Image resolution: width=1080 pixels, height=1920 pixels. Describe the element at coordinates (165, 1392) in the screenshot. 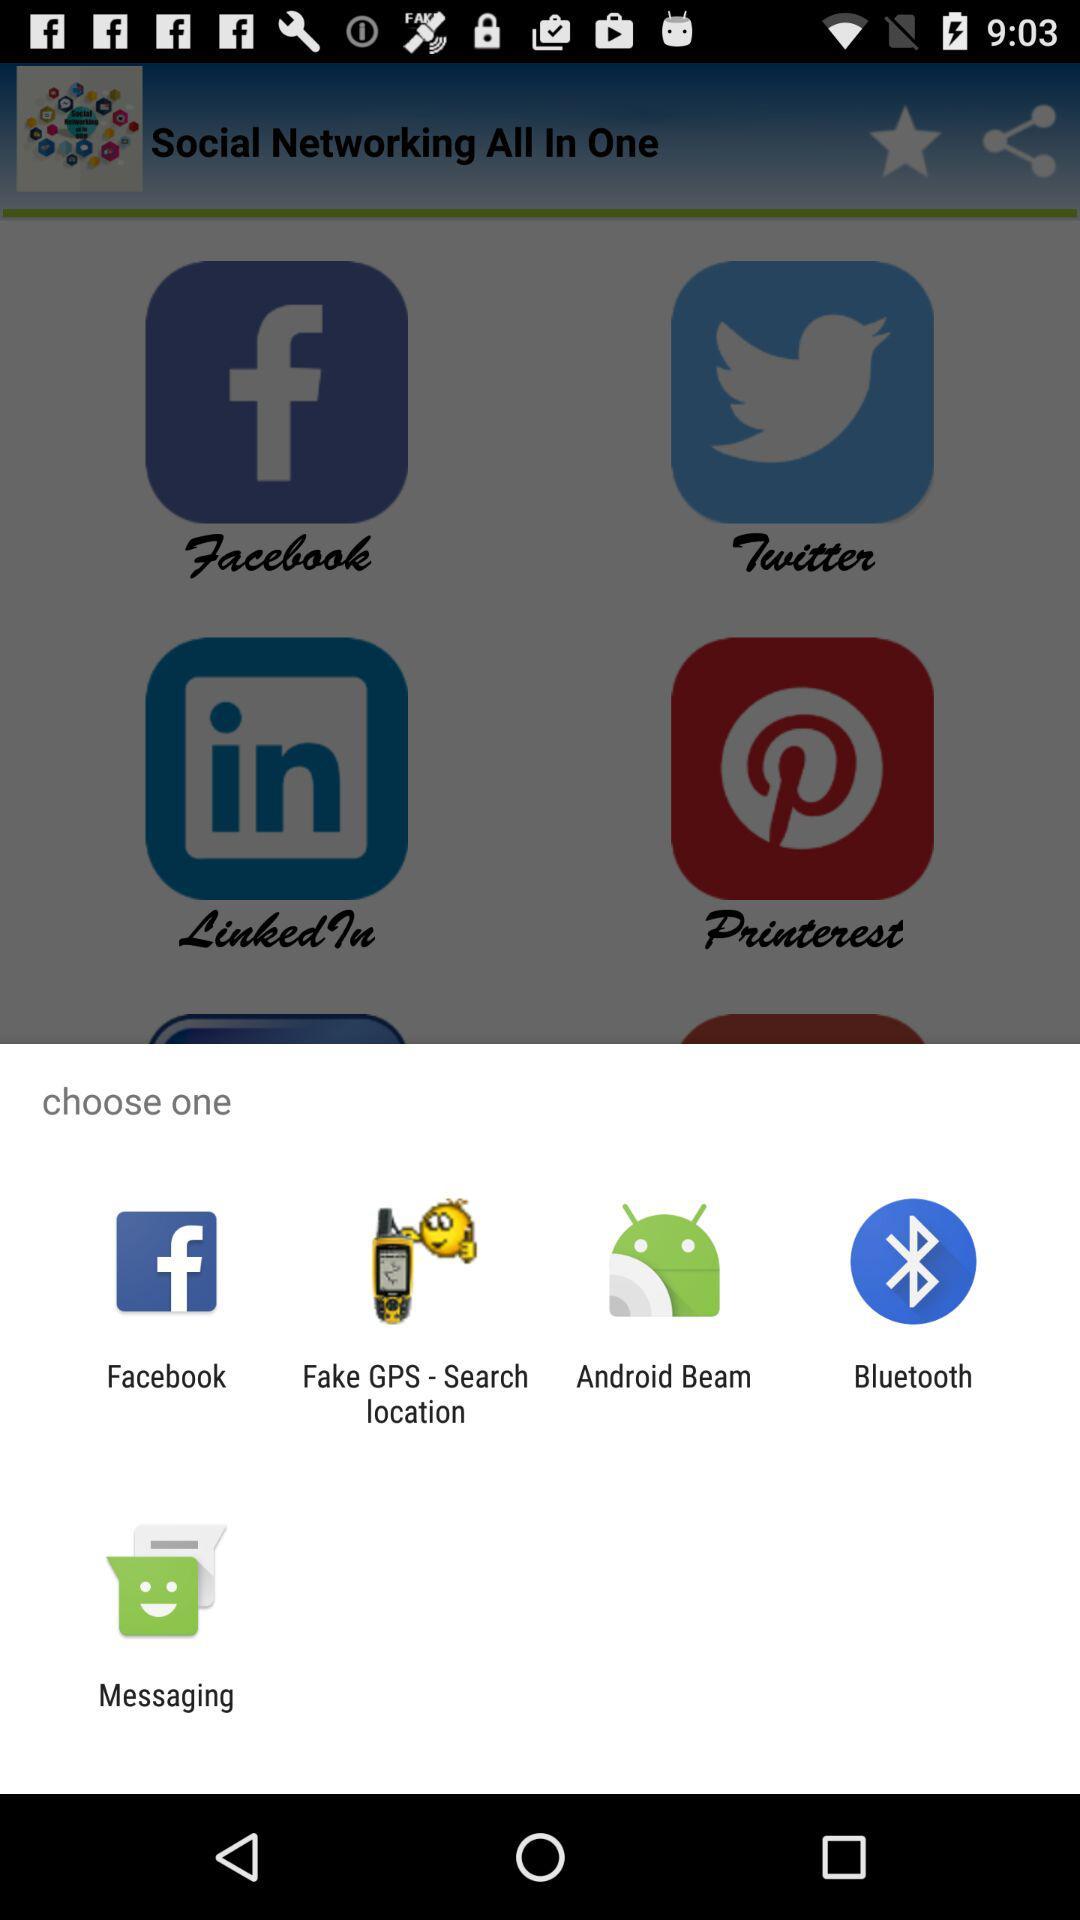

I see `facebook` at that location.